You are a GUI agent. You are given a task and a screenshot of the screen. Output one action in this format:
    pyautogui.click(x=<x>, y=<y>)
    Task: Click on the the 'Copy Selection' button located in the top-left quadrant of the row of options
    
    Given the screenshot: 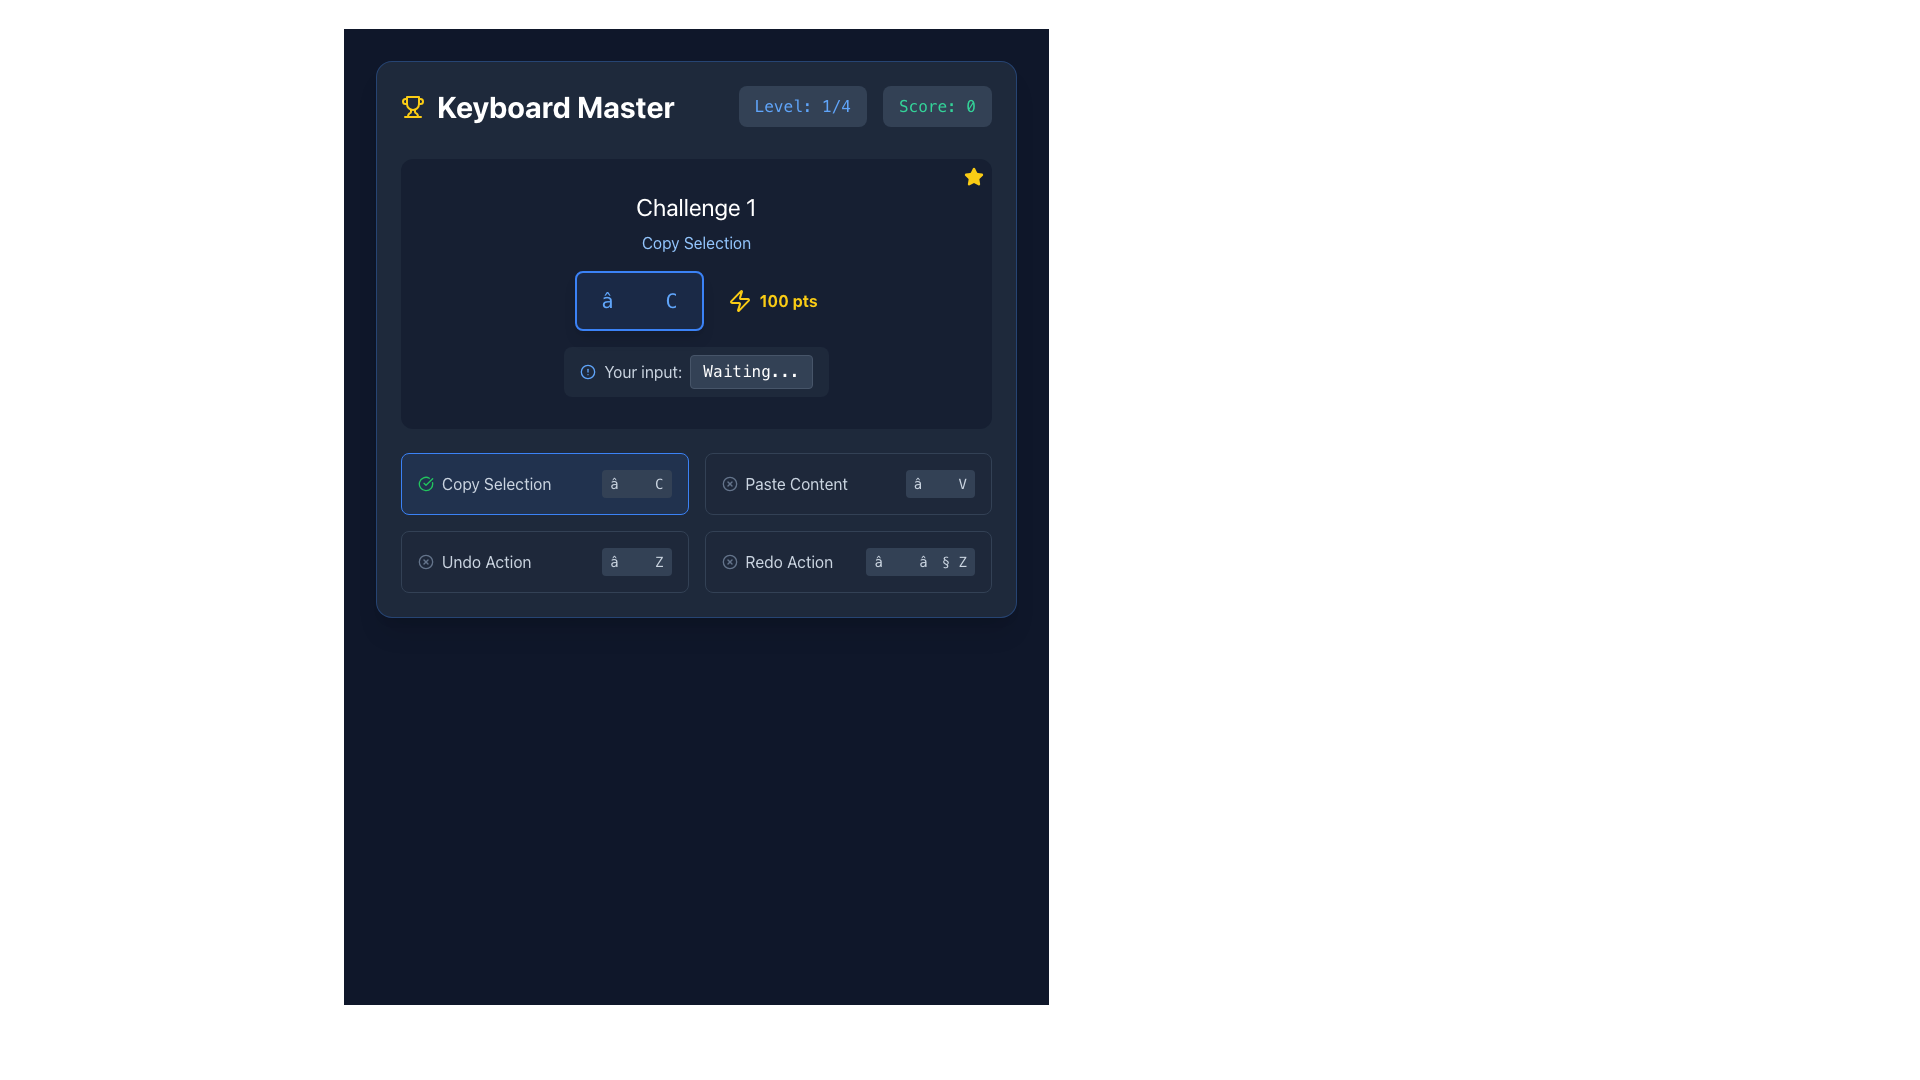 What is the action you would take?
    pyautogui.click(x=484, y=483)
    